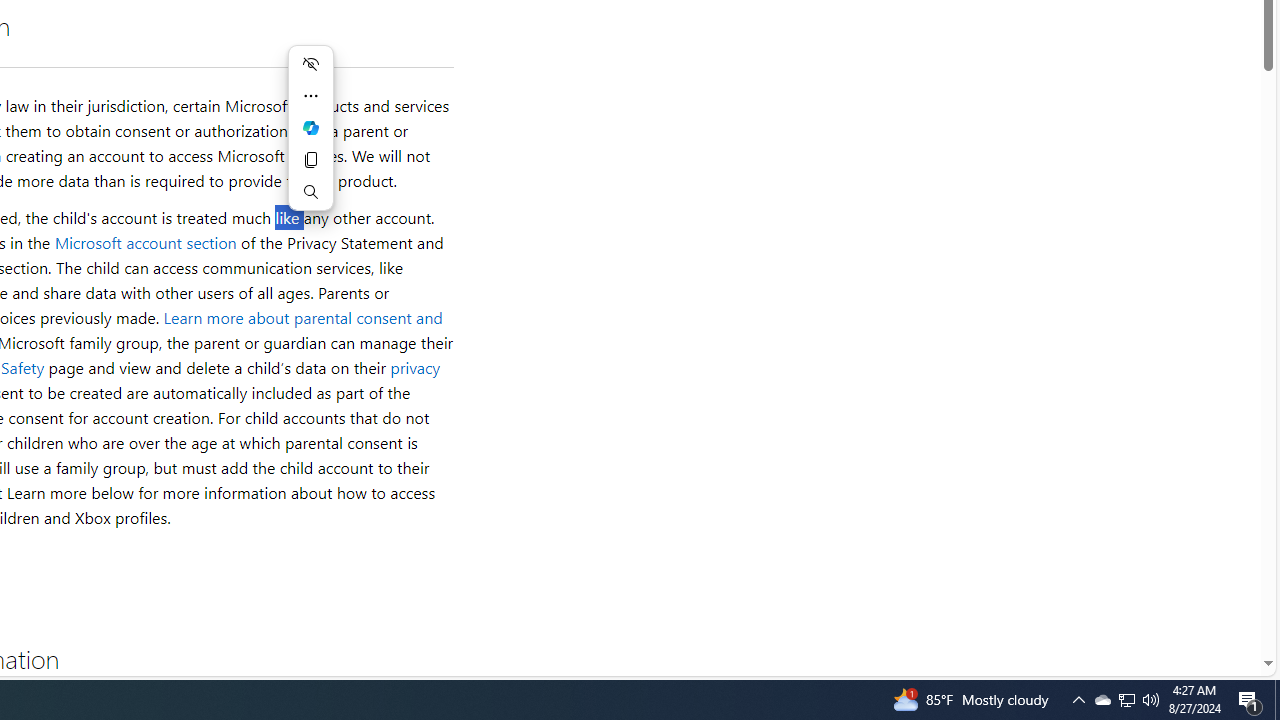 The width and height of the screenshot is (1280, 720). What do you see at coordinates (144, 241) in the screenshot?
I see `'Microsoft account section'` at bounding box center [144, 241].